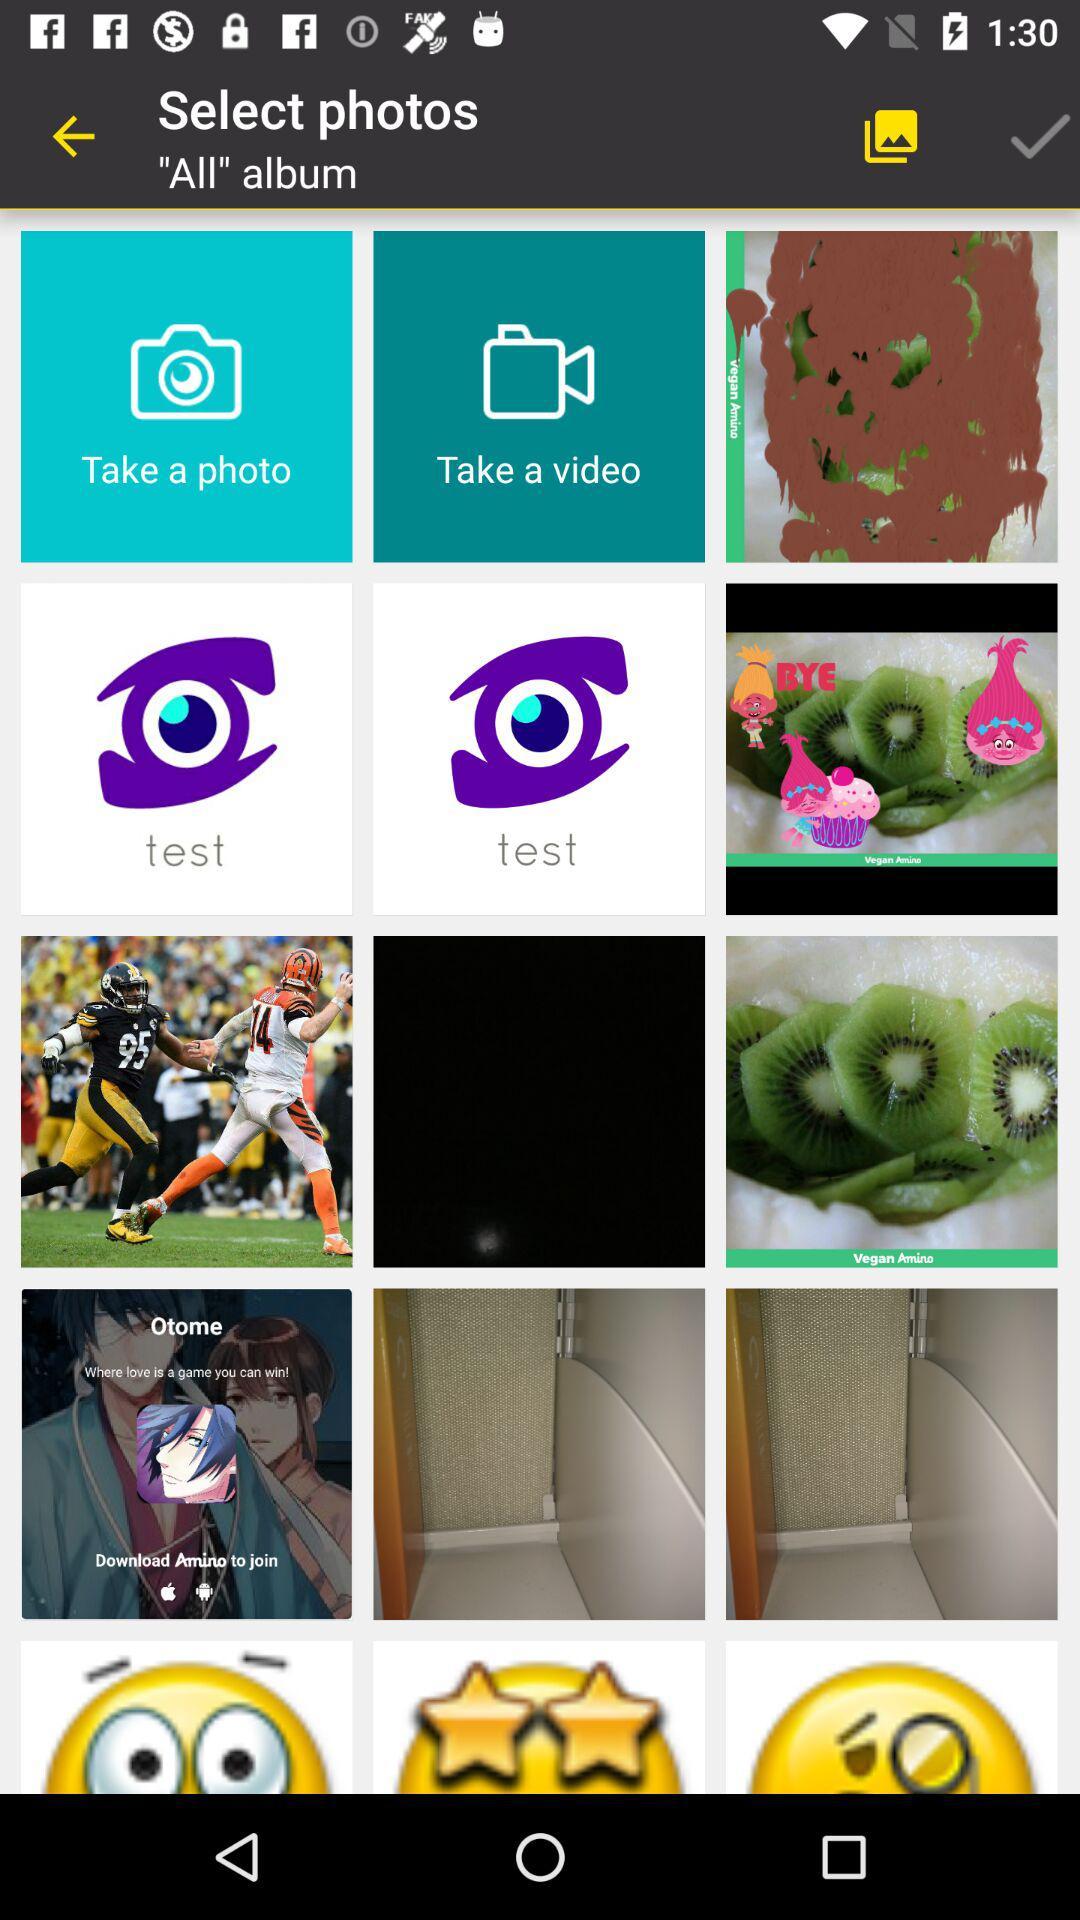 This screenshot has height=1920, width=1080. Describe the element at coordinates (890, 135) in the screenshot. I see `item to the right of the select photos item` at that location.